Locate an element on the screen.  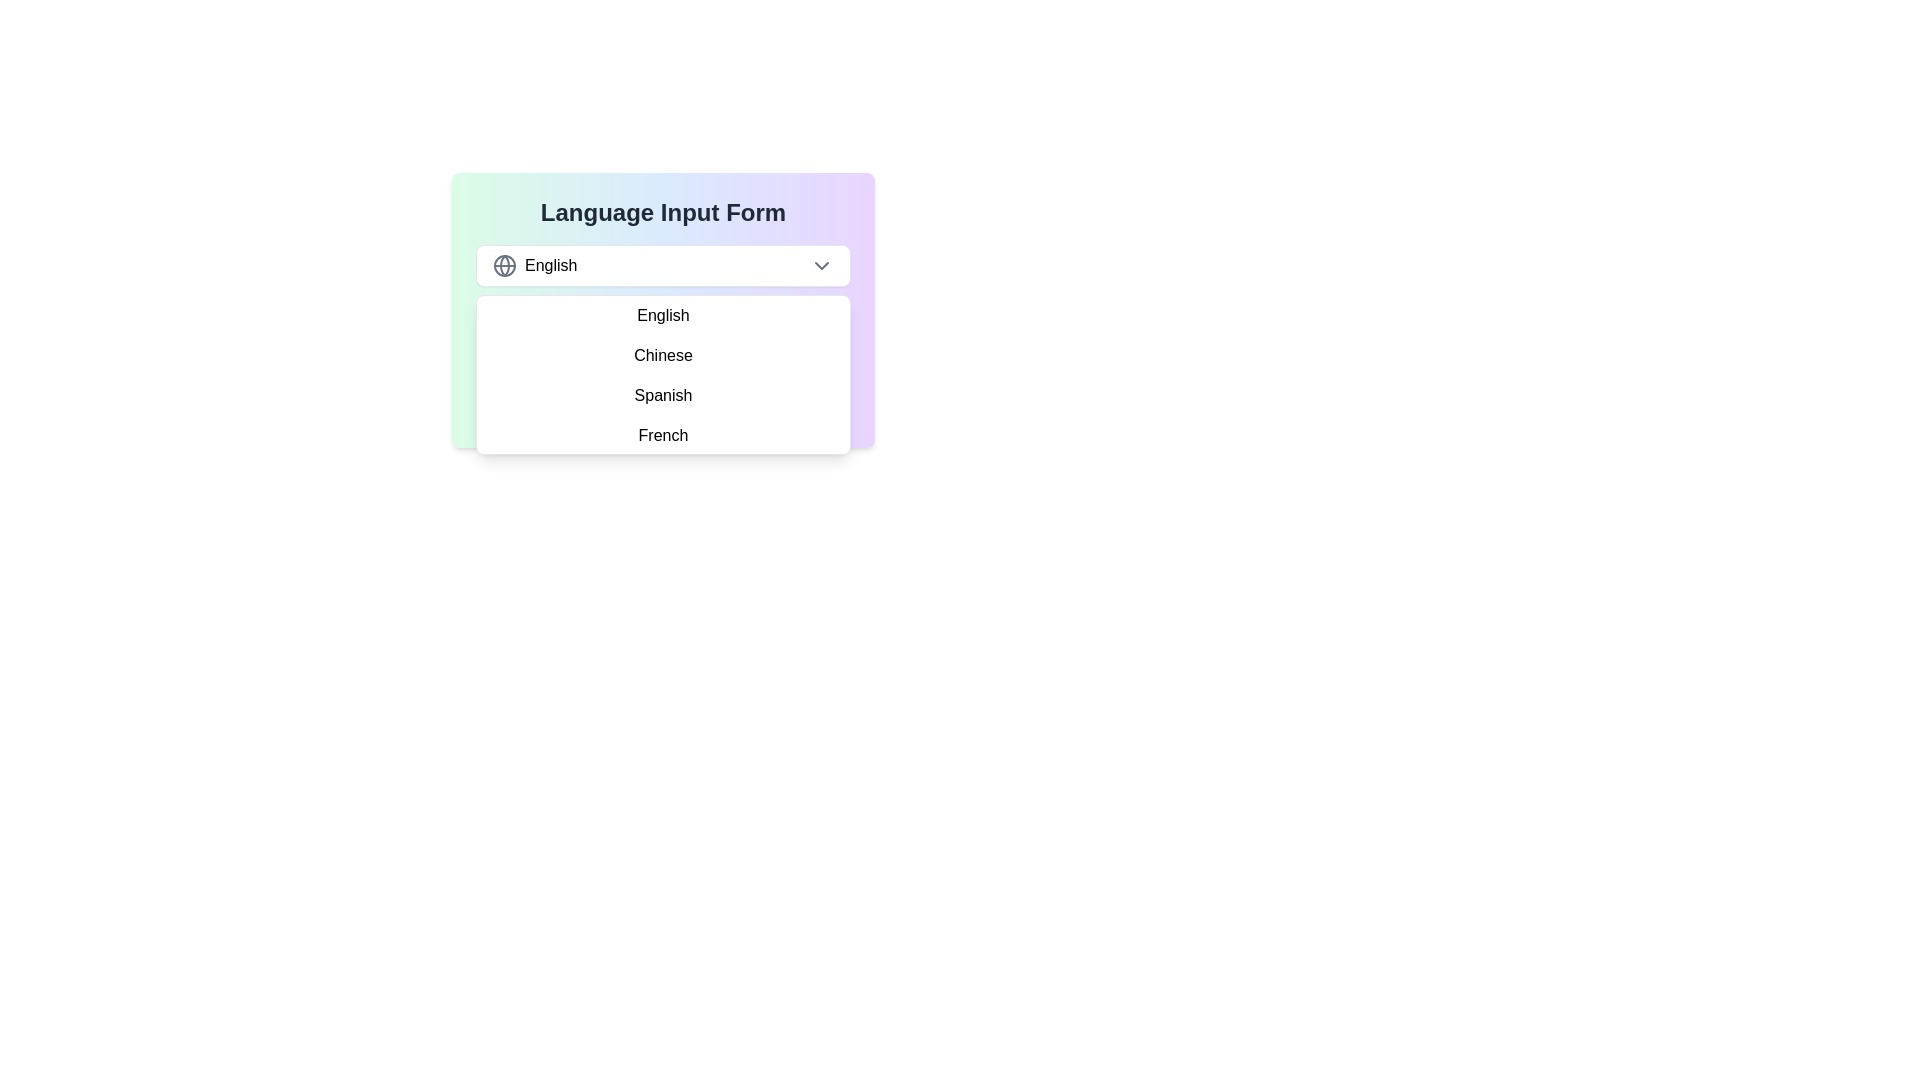
the first entry in the dropdown menu for selecting the English language is located at coordinates (663, 315).